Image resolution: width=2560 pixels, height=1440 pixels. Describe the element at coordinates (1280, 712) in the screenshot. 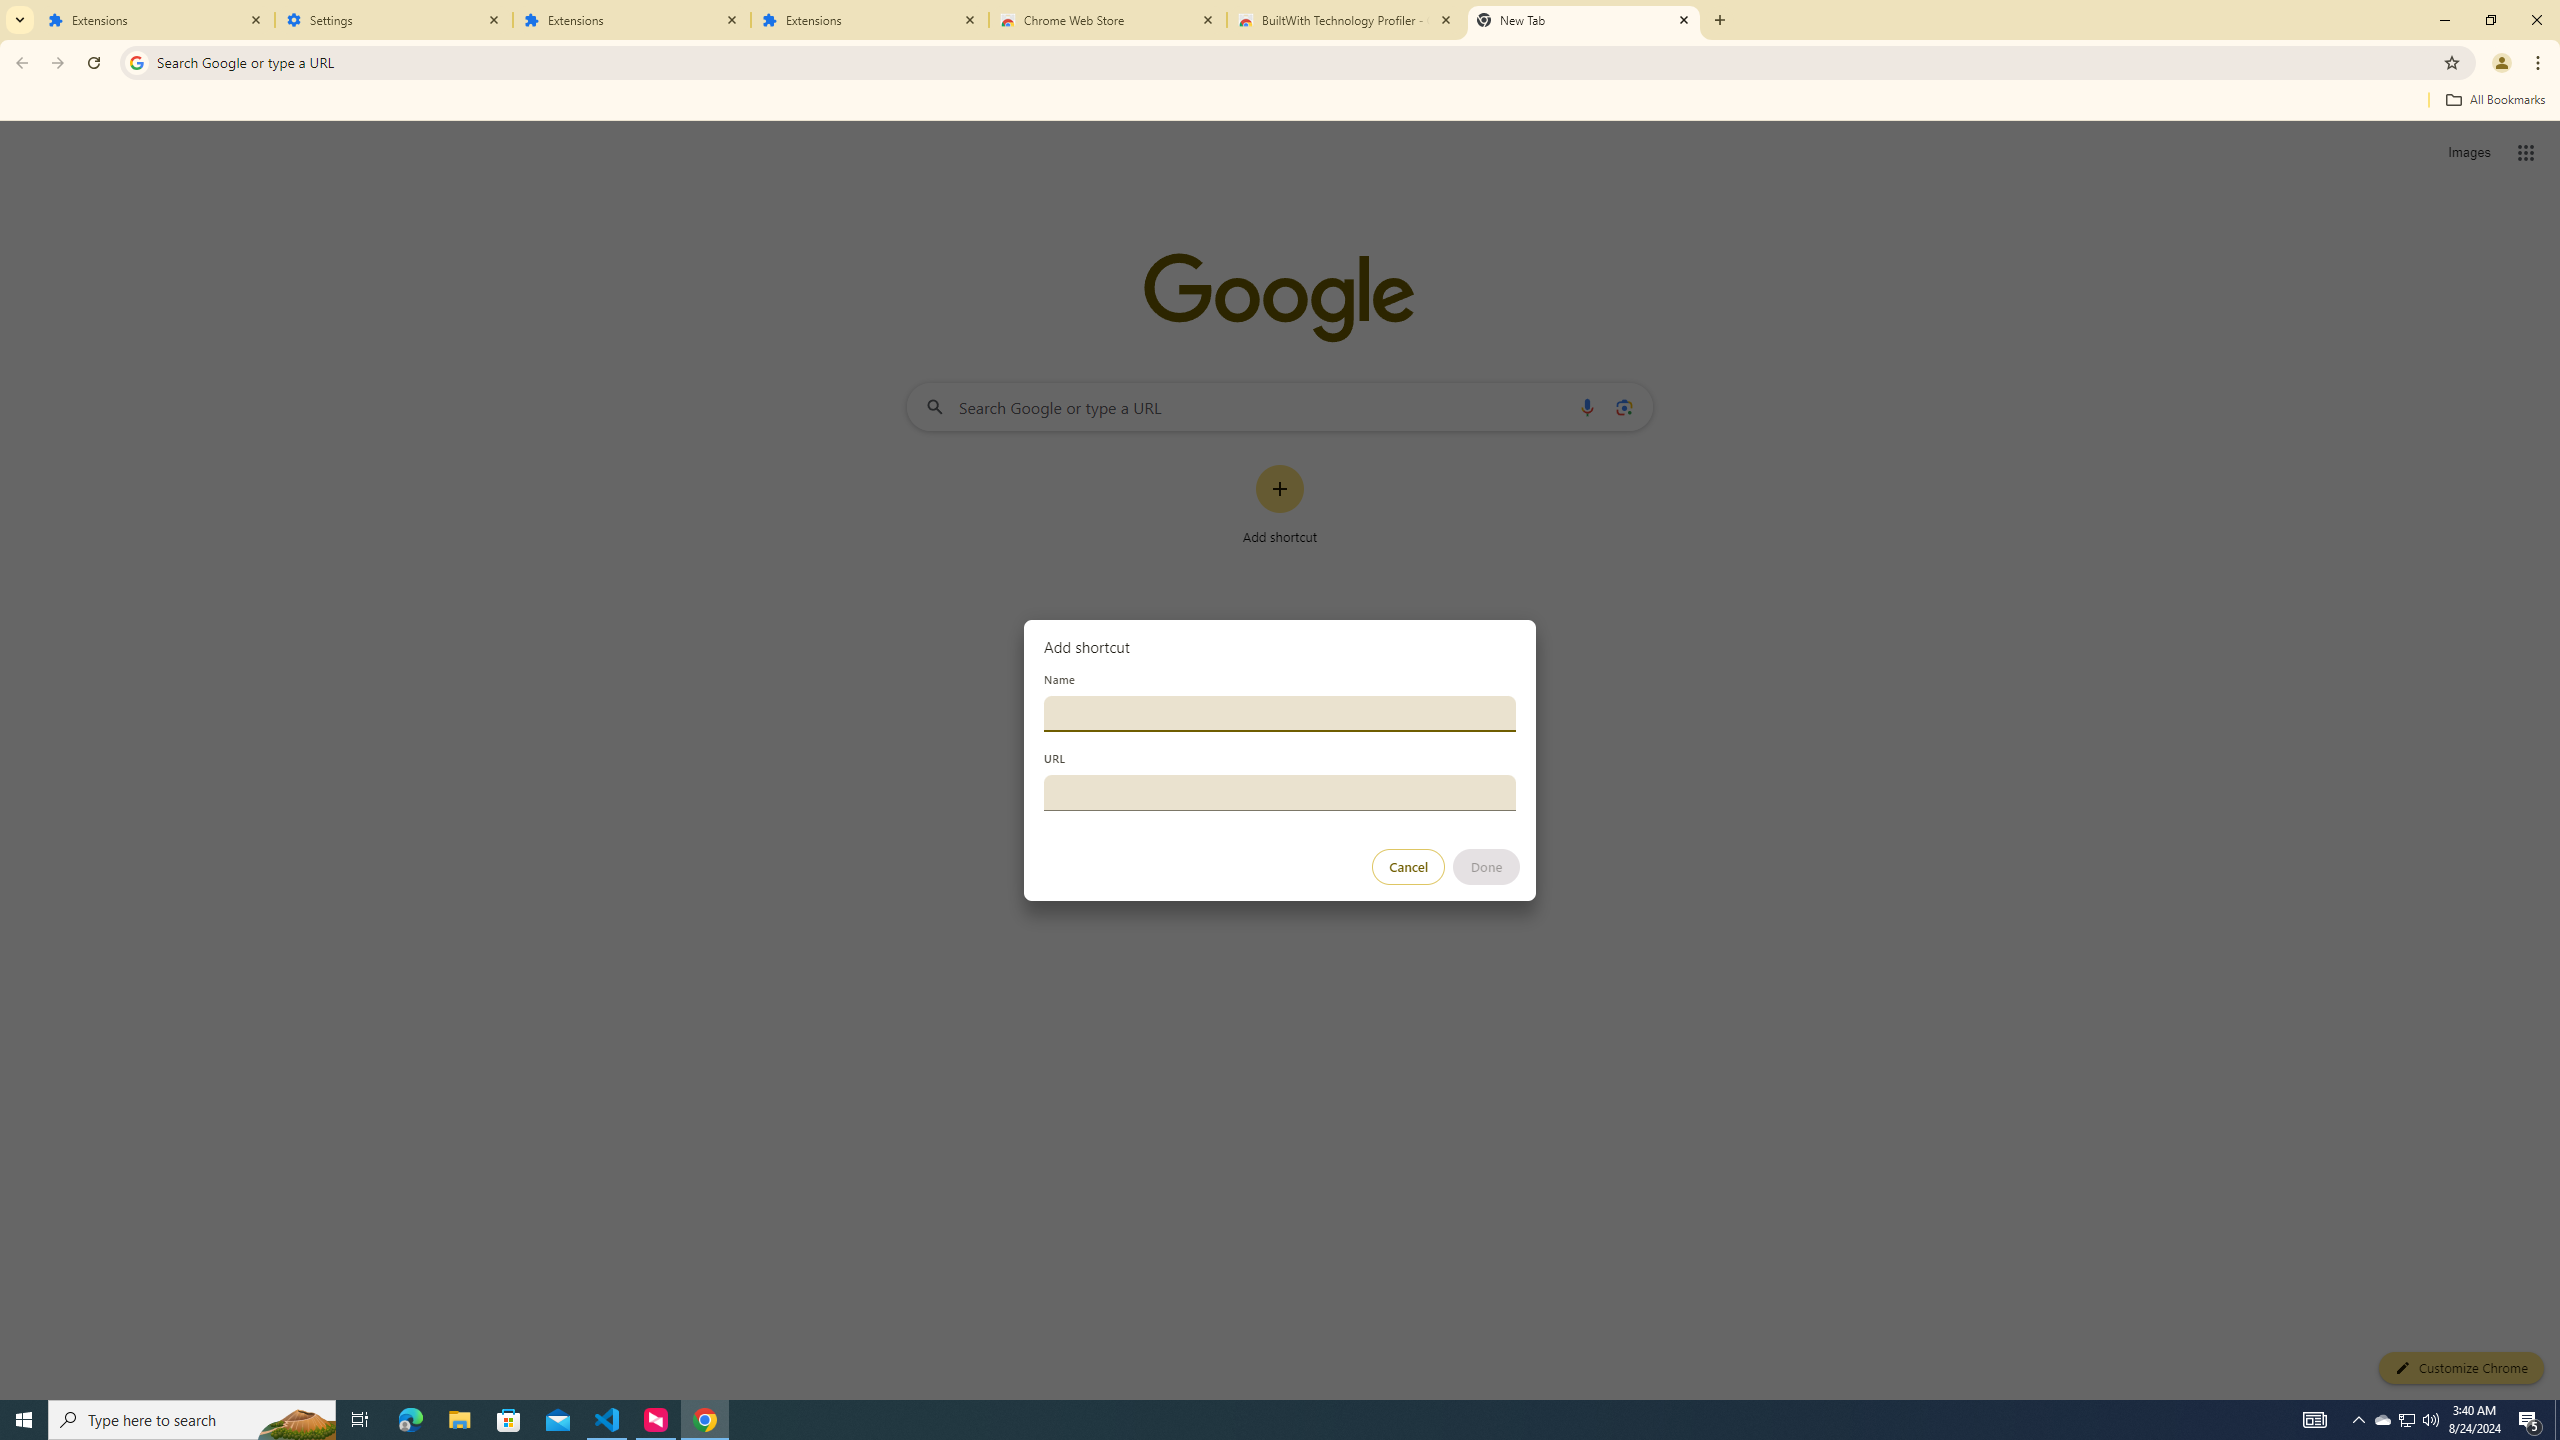

I see `'Name'` at that location.